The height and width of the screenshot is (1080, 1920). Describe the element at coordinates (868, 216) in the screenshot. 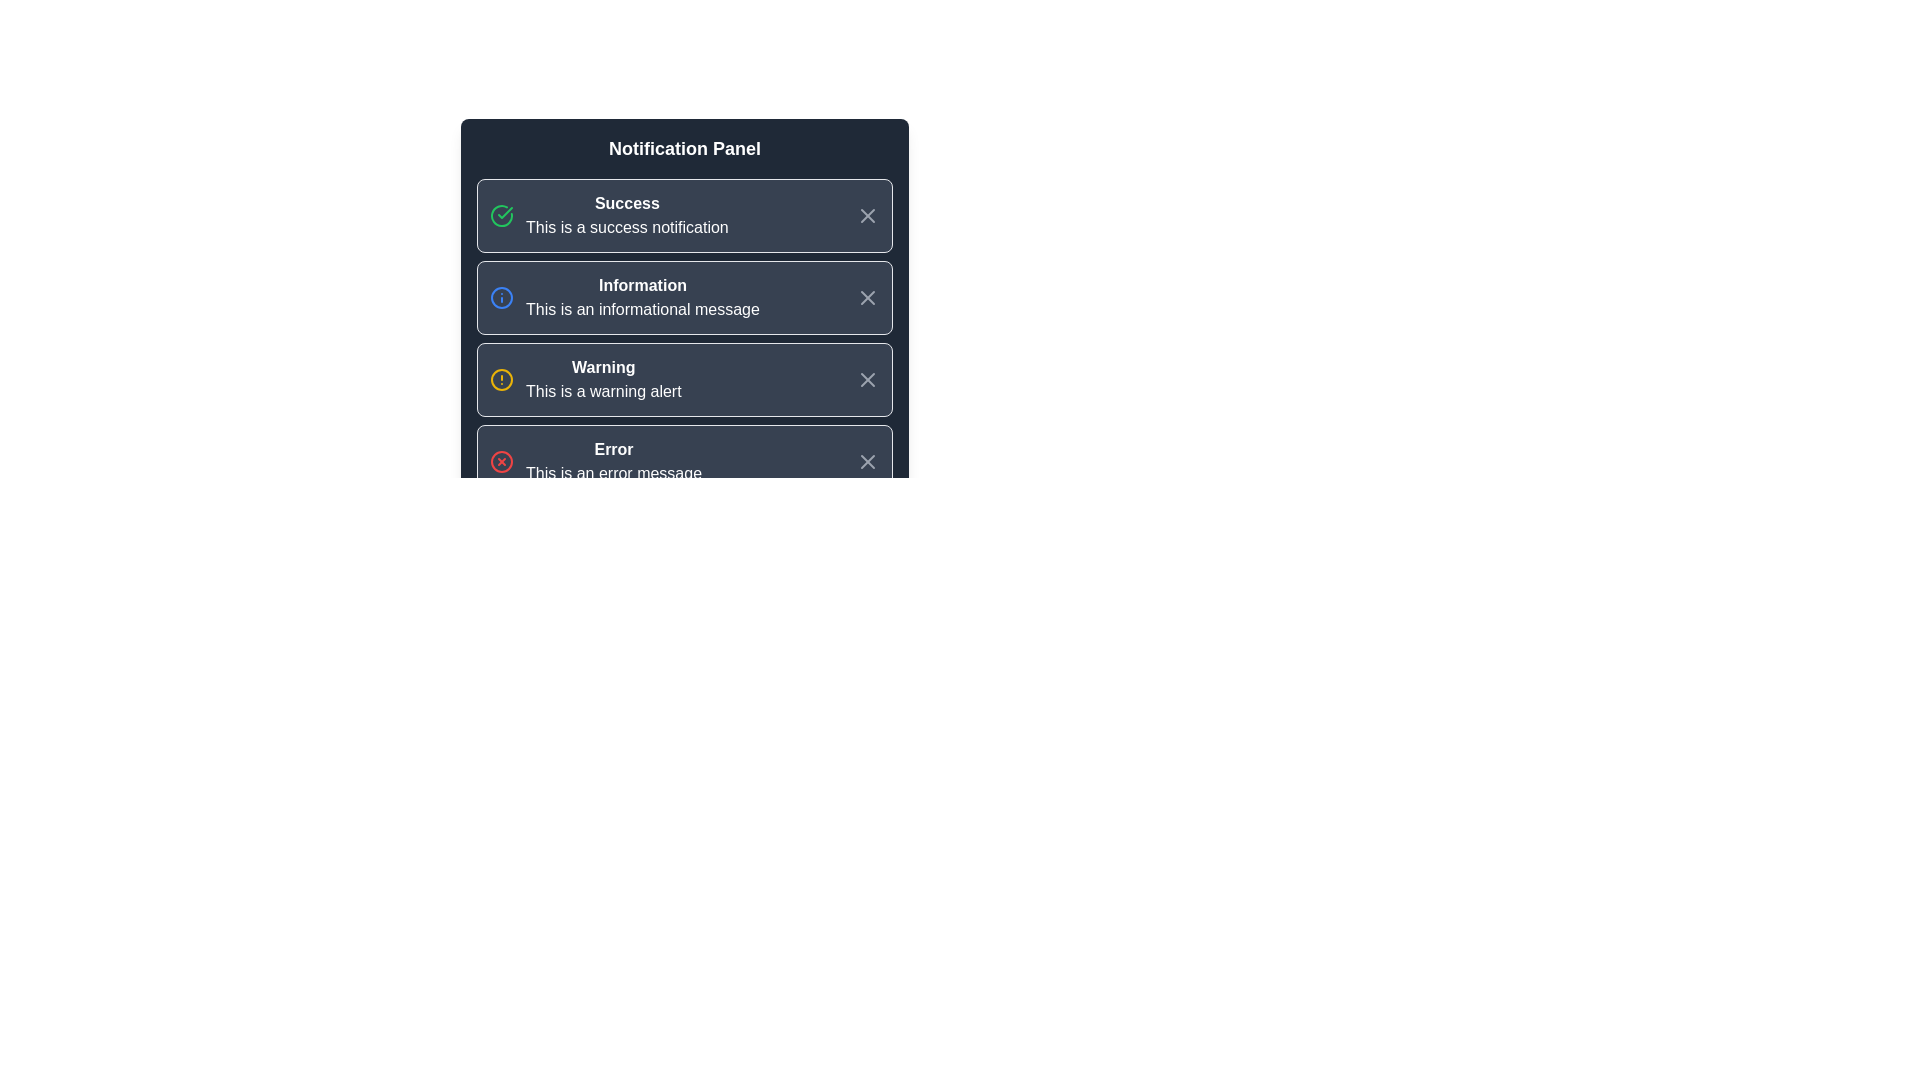

I see `the close button (small cross icon) located at the top right corner of the 'Success' notification in the Notification Panel` at that location.